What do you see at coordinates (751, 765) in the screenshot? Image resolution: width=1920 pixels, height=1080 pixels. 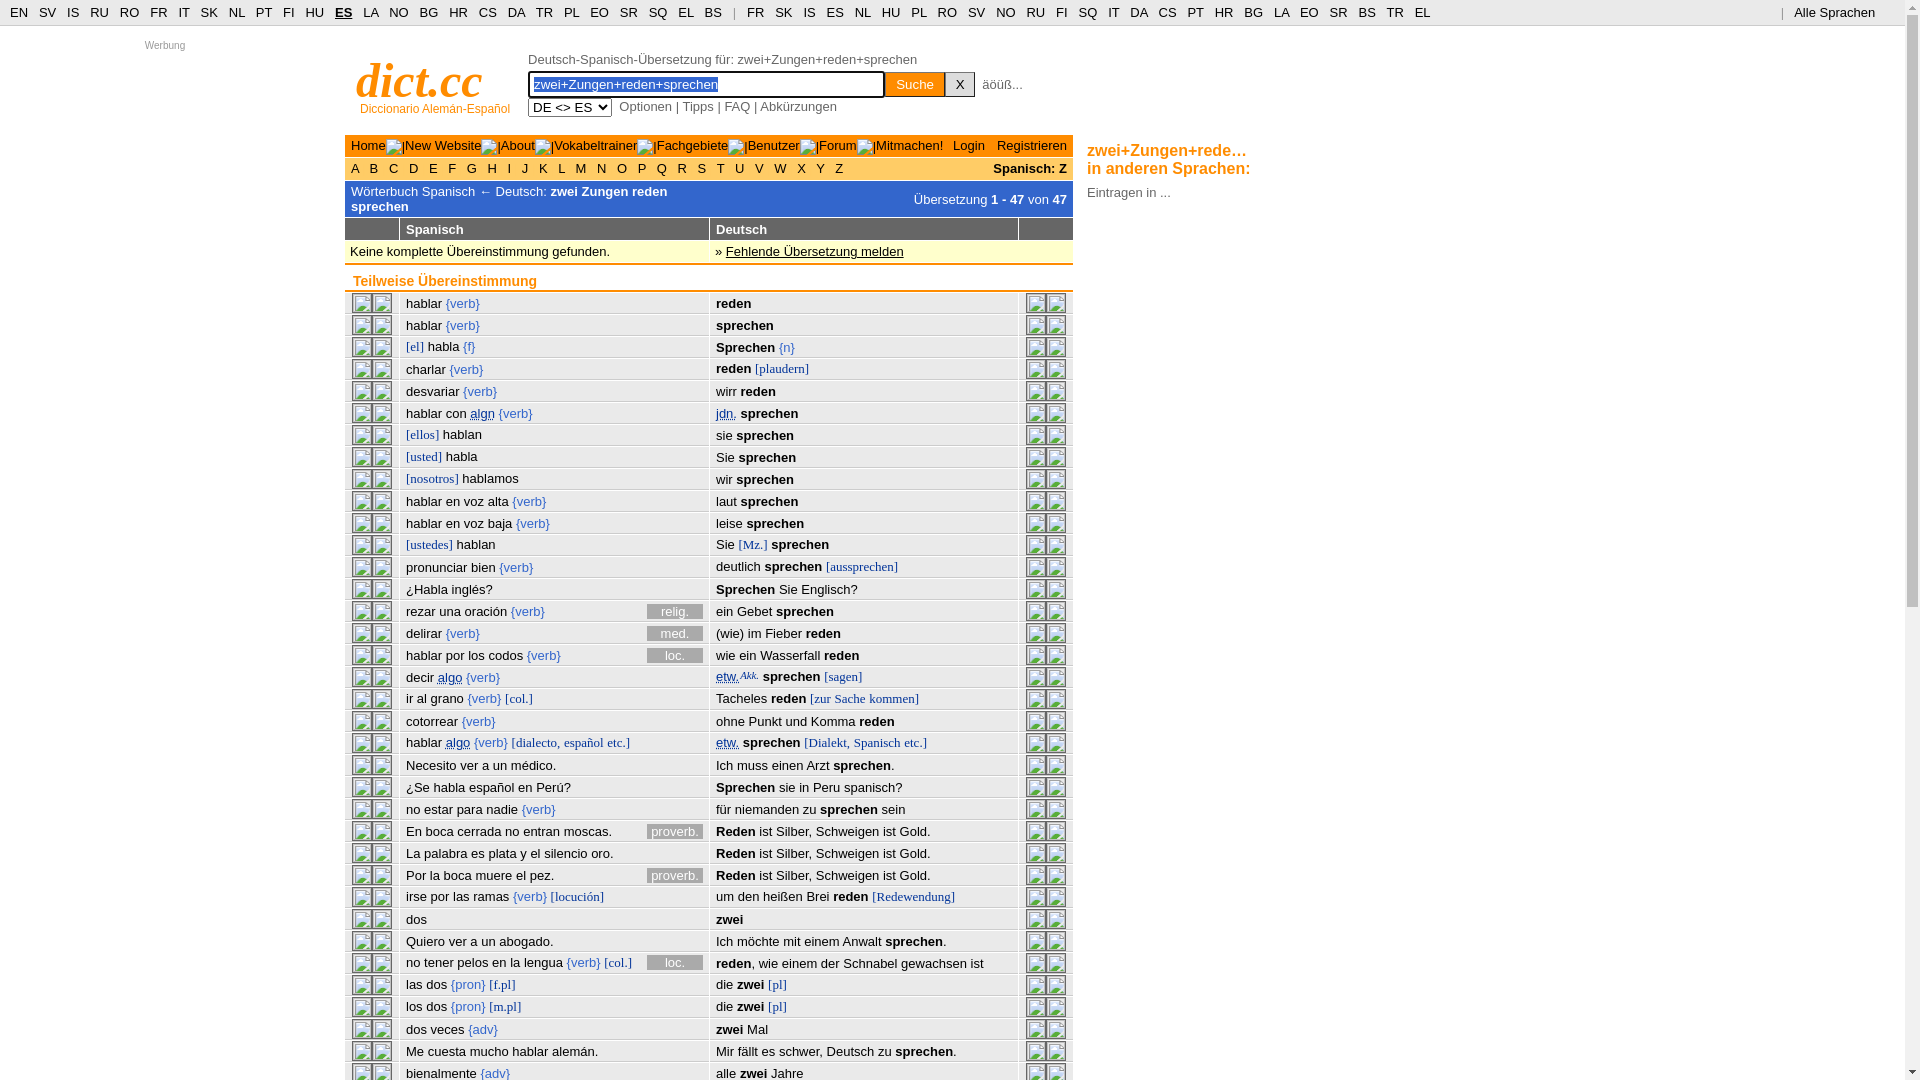 I see `'muss'` at bounding box center [751, 765].